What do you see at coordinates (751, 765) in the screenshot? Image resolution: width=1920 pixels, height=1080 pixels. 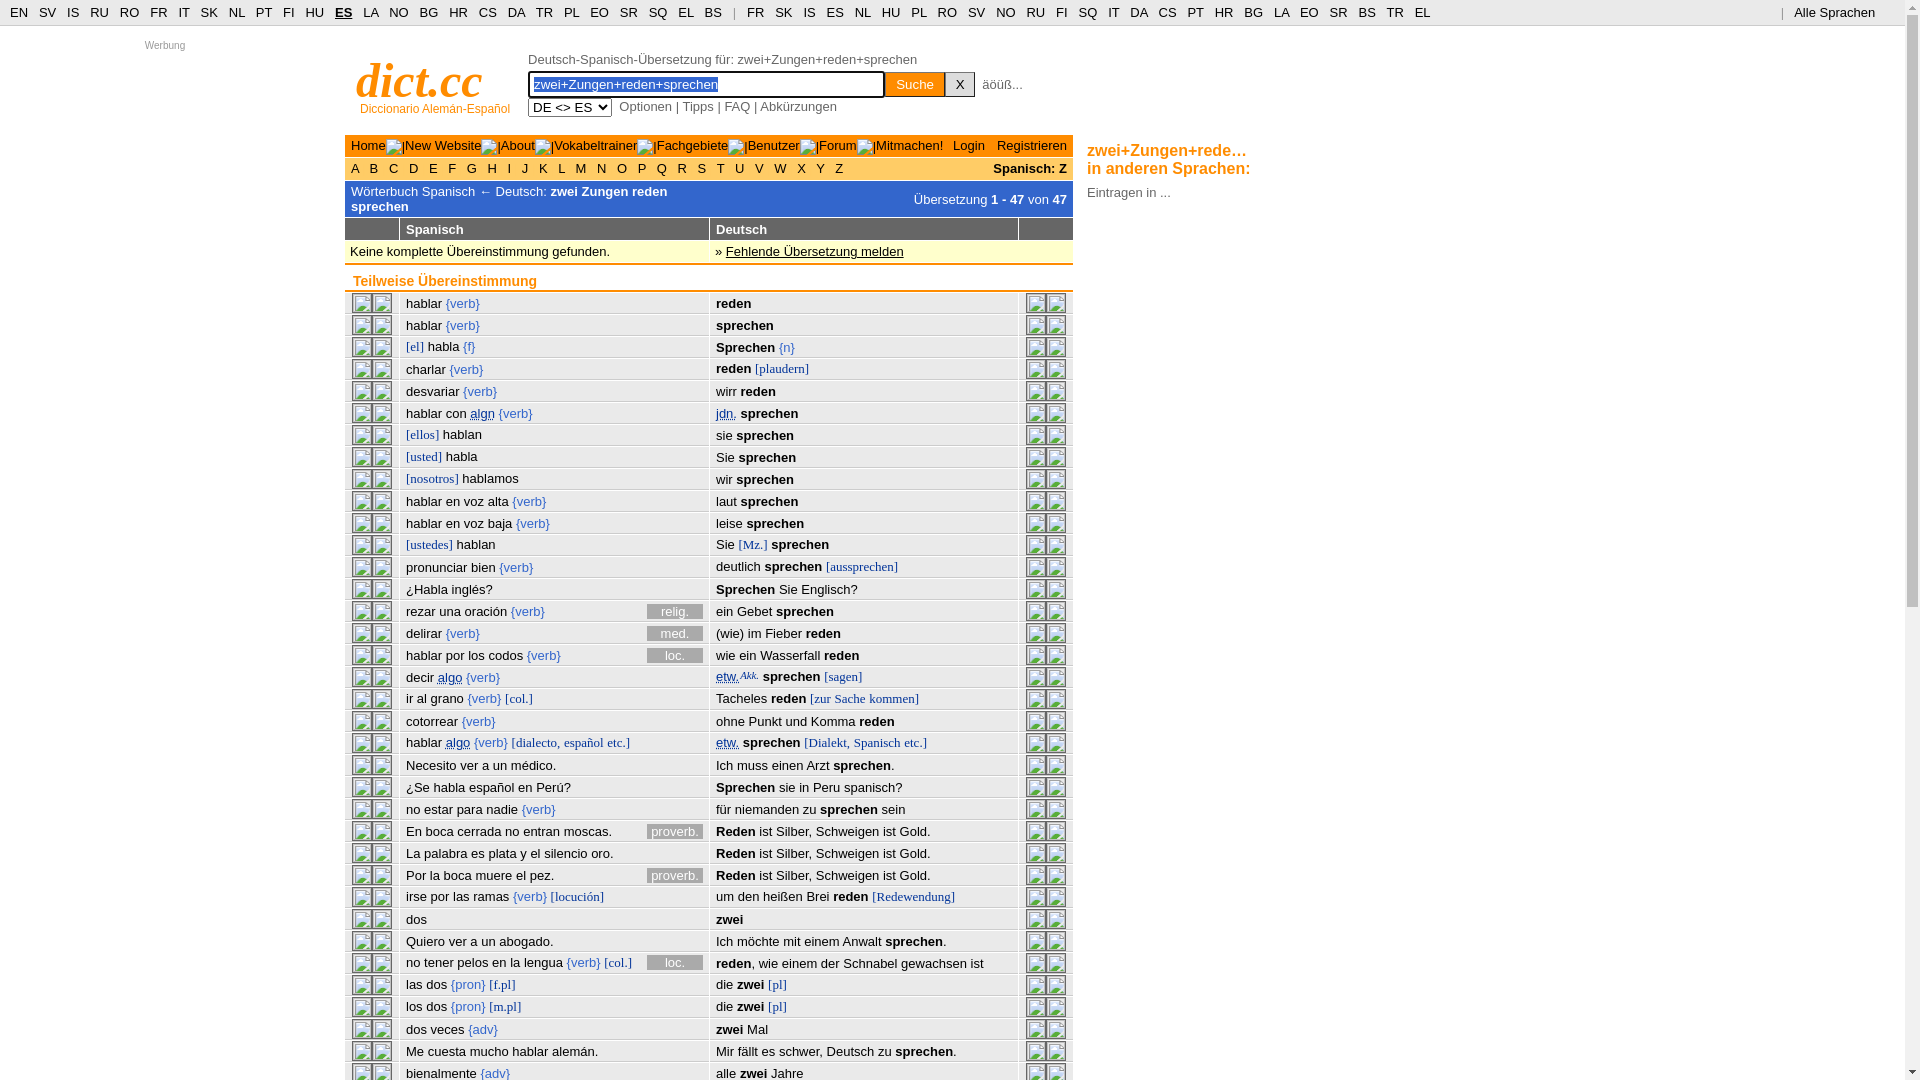 I see `'muss'` at bounding box center [751, 765].